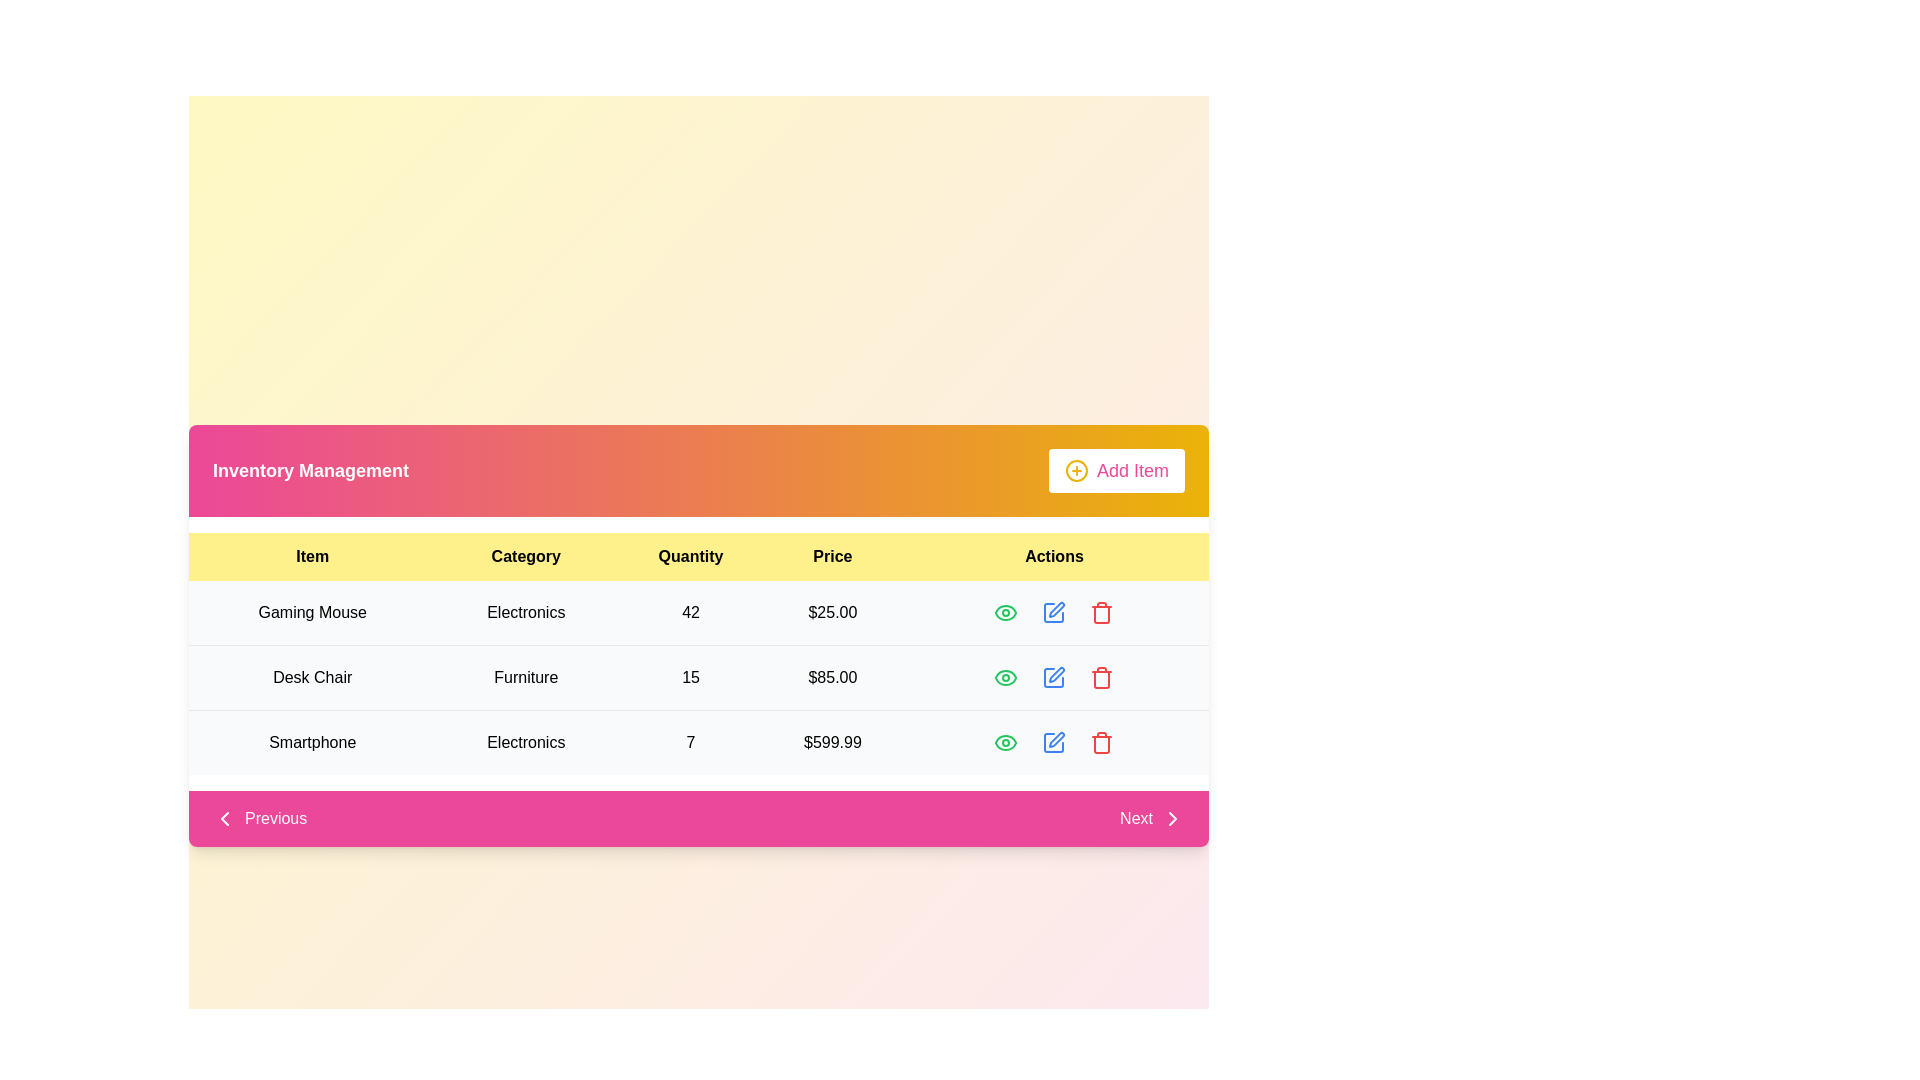  What do you see at coordinates (1053, 677) in the screenshot?
I see `the edit icon button shaped like a pen located in the 'Actions' column of the second row to initiate the edit action for the respective entry` at bounding box center [1053, 677].